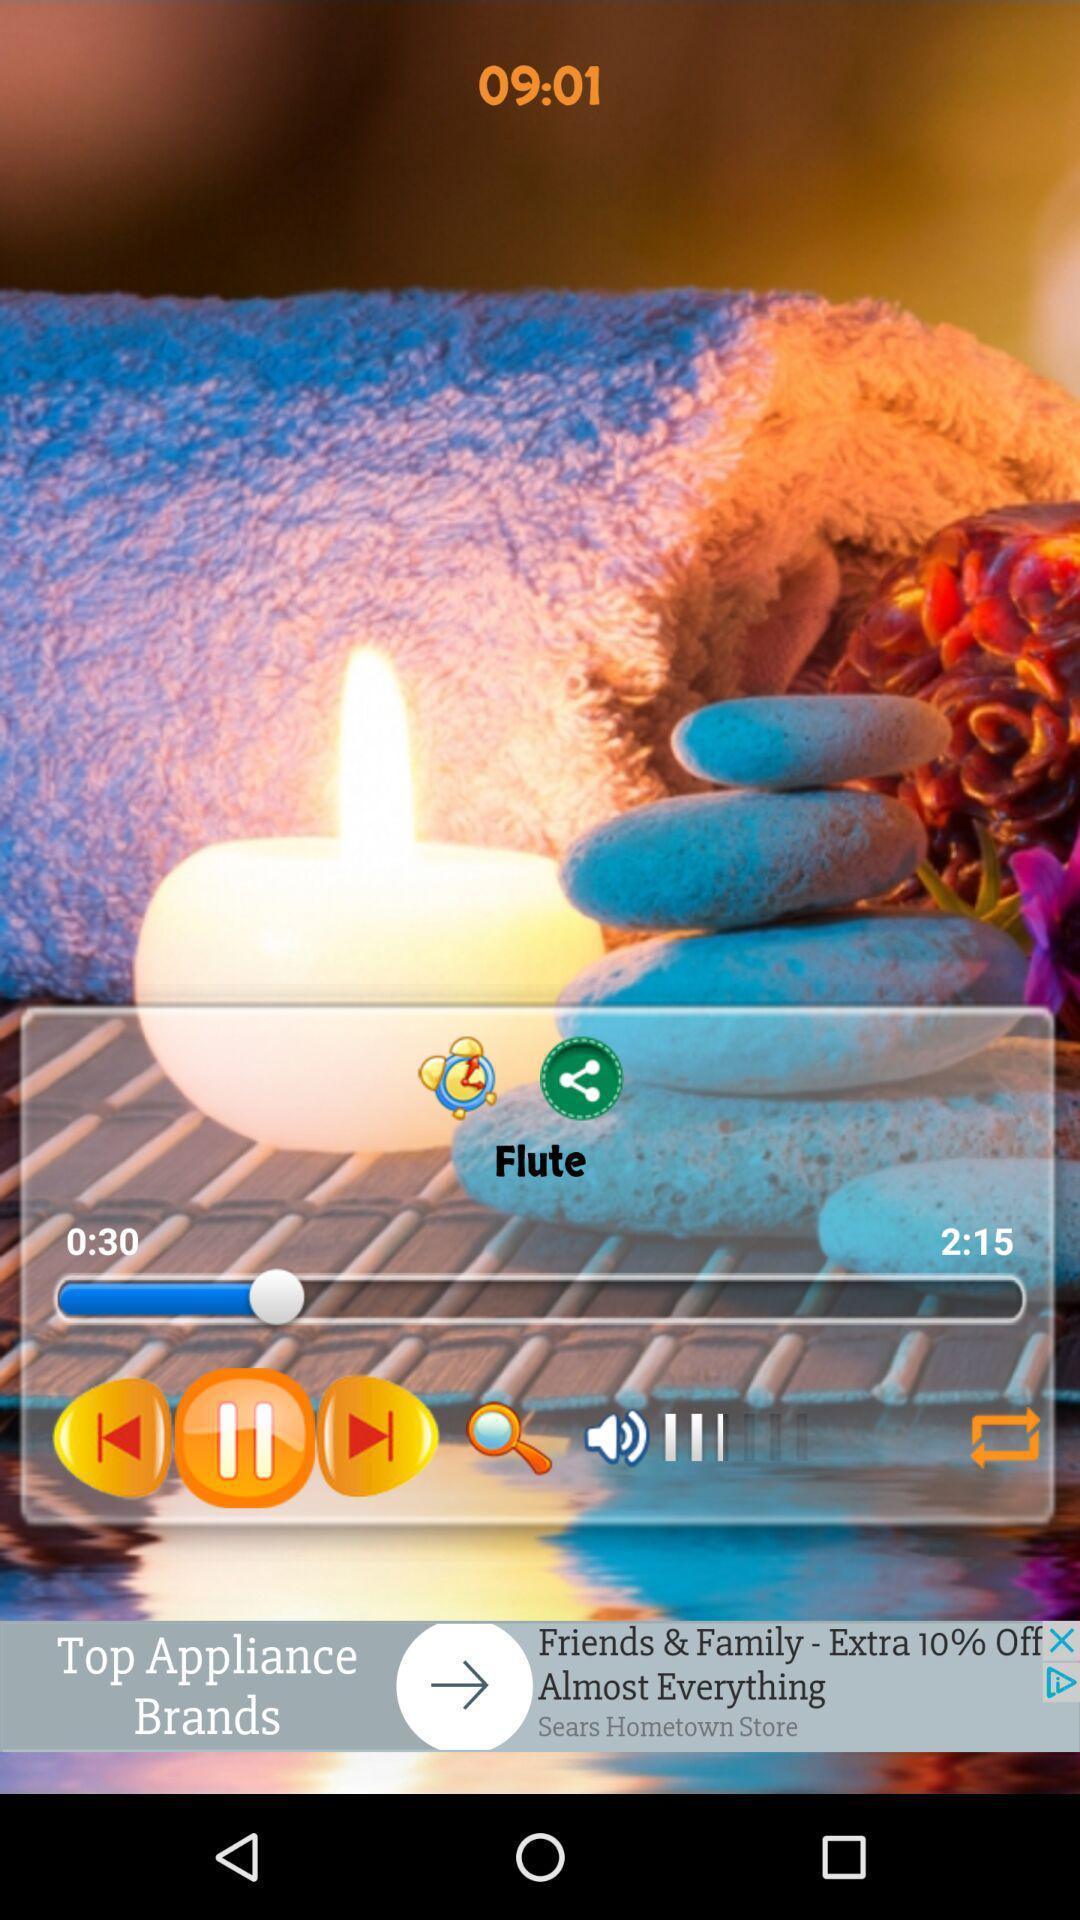  Describe the element at coordinates (243, 1437) in the screenshot. I see `pause button` at that location.